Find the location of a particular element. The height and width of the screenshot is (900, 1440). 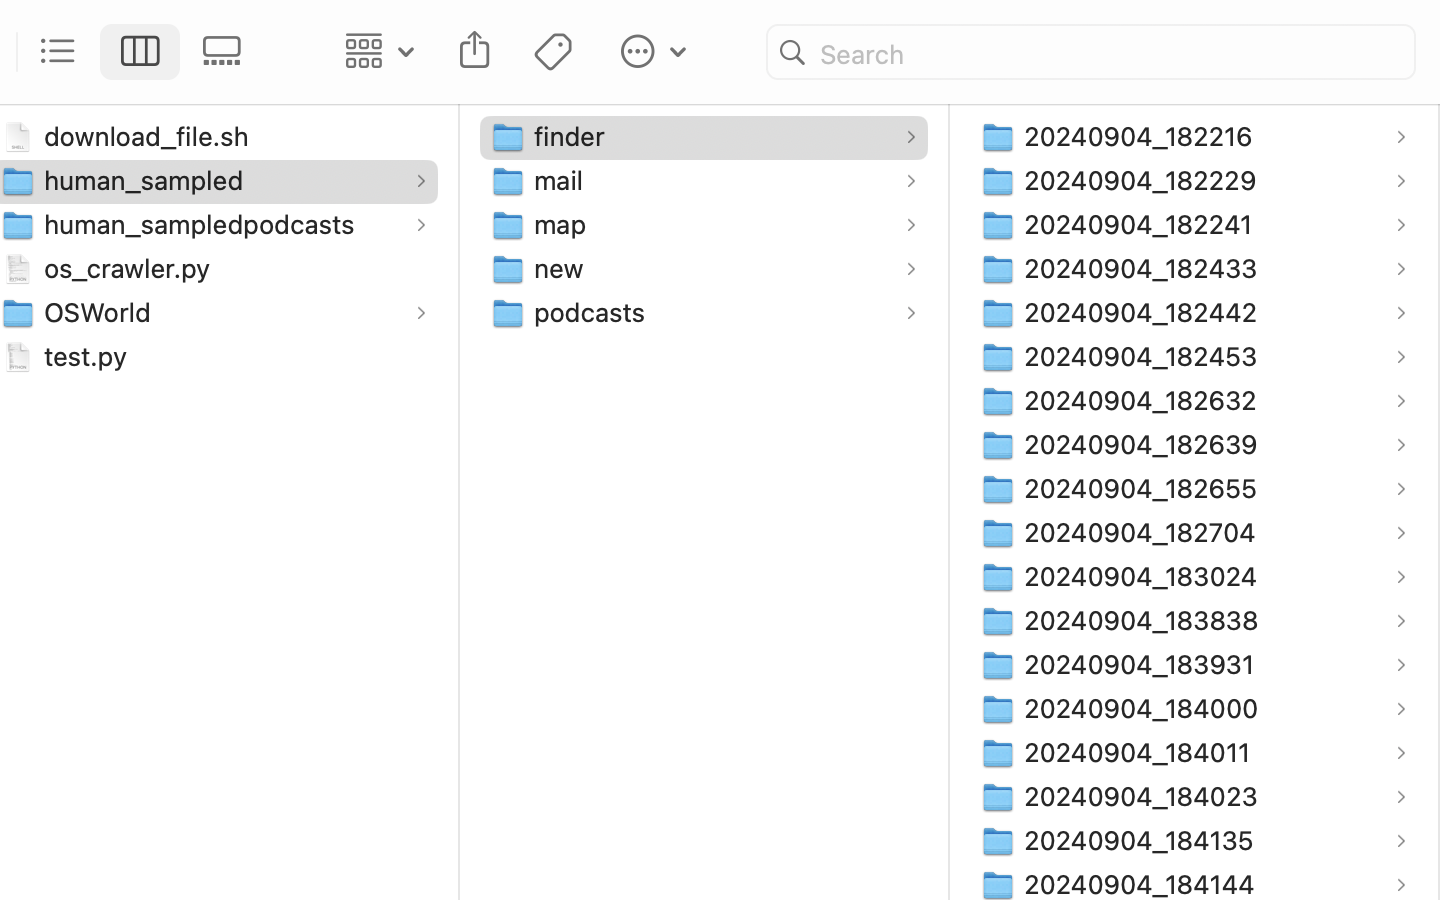

'human_sampled' is located at coordinates (147, 180).